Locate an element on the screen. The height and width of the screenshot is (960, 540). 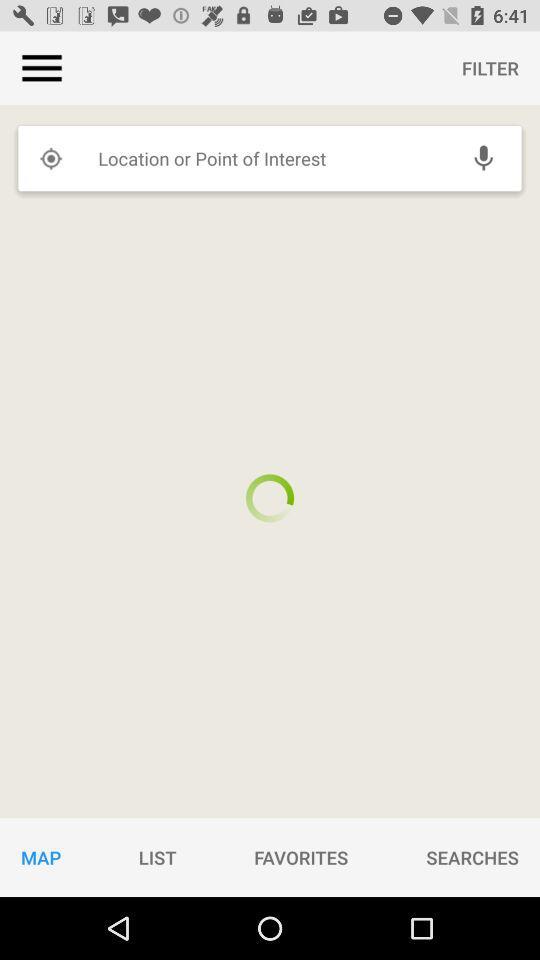
the microphone icon is located at coordinates (482, 157).